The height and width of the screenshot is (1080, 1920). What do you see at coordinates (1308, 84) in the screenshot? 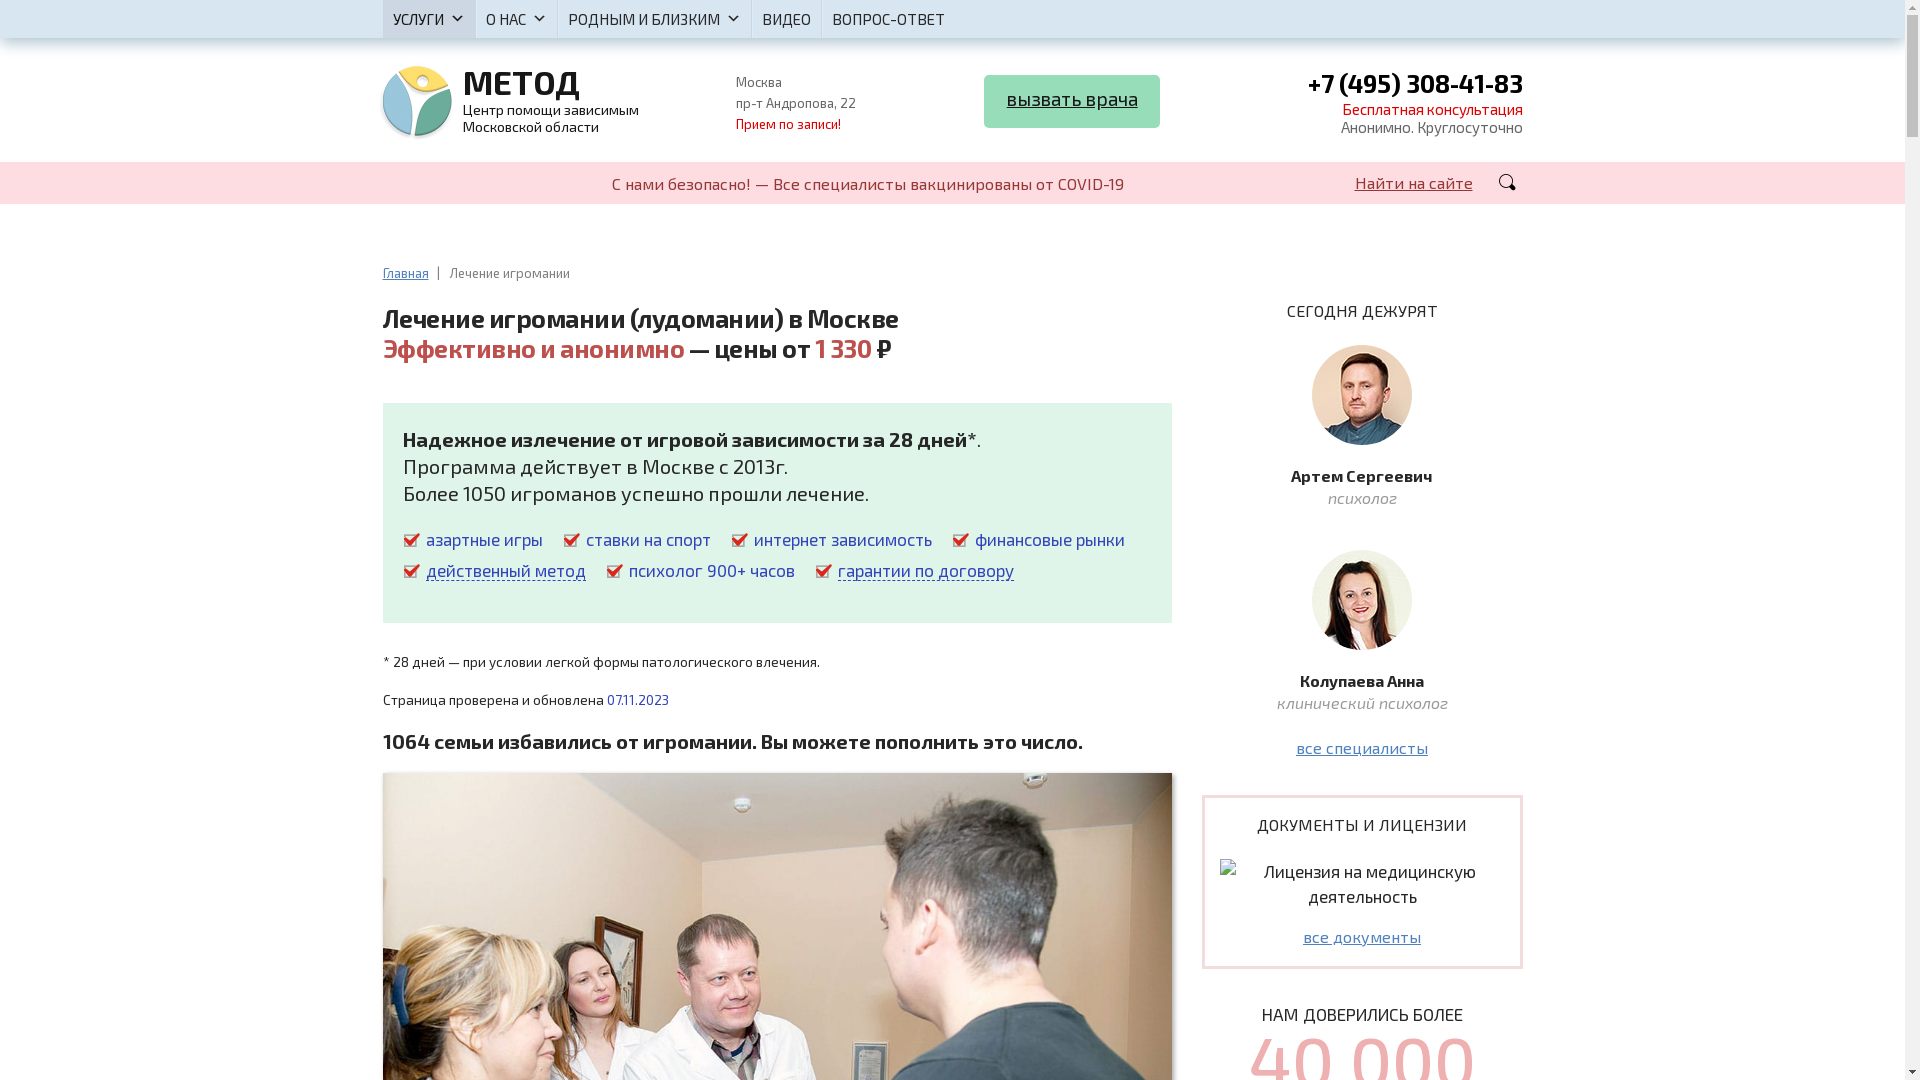
I see `'+7 (495) 308-41-83'` at bounding box center [1308, 84].